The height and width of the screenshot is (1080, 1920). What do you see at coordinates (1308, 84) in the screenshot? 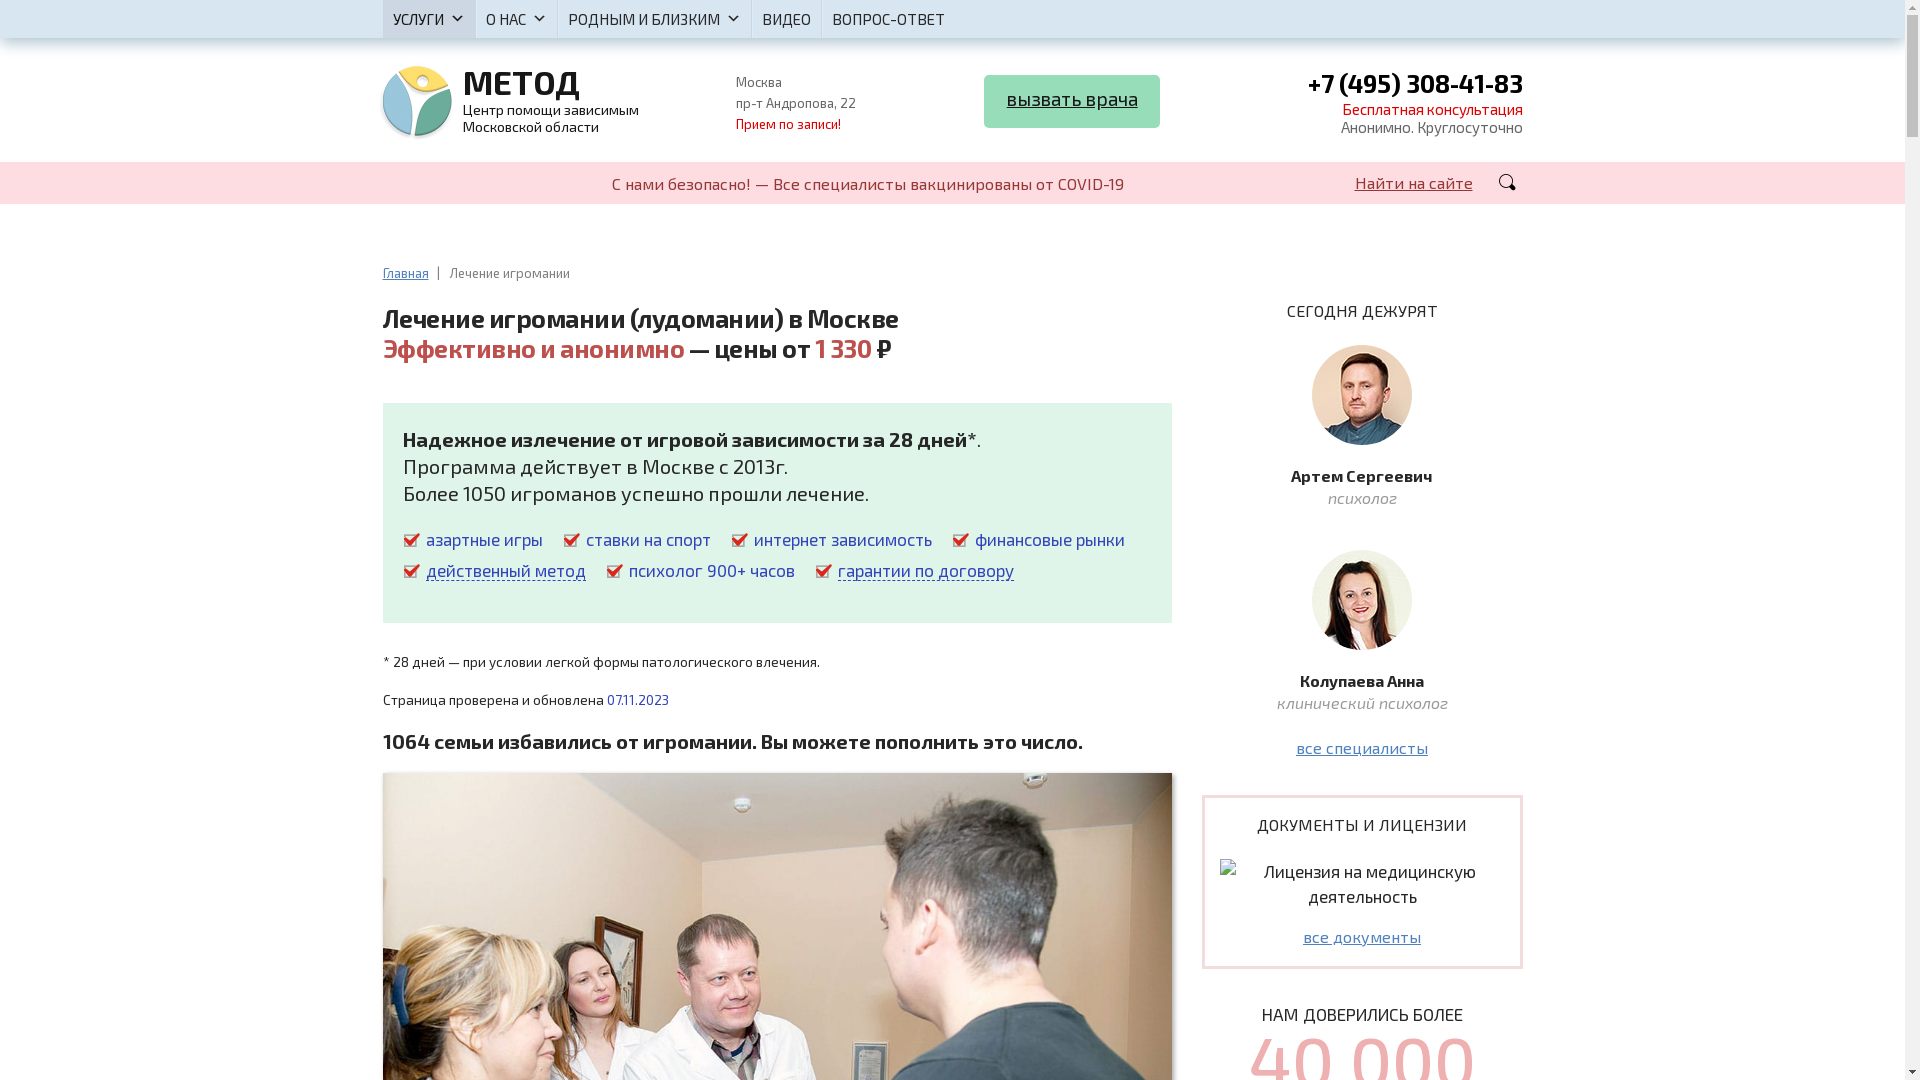
I see `'+7 (495) 308-41-83'` at bounding box center [1308, 84].